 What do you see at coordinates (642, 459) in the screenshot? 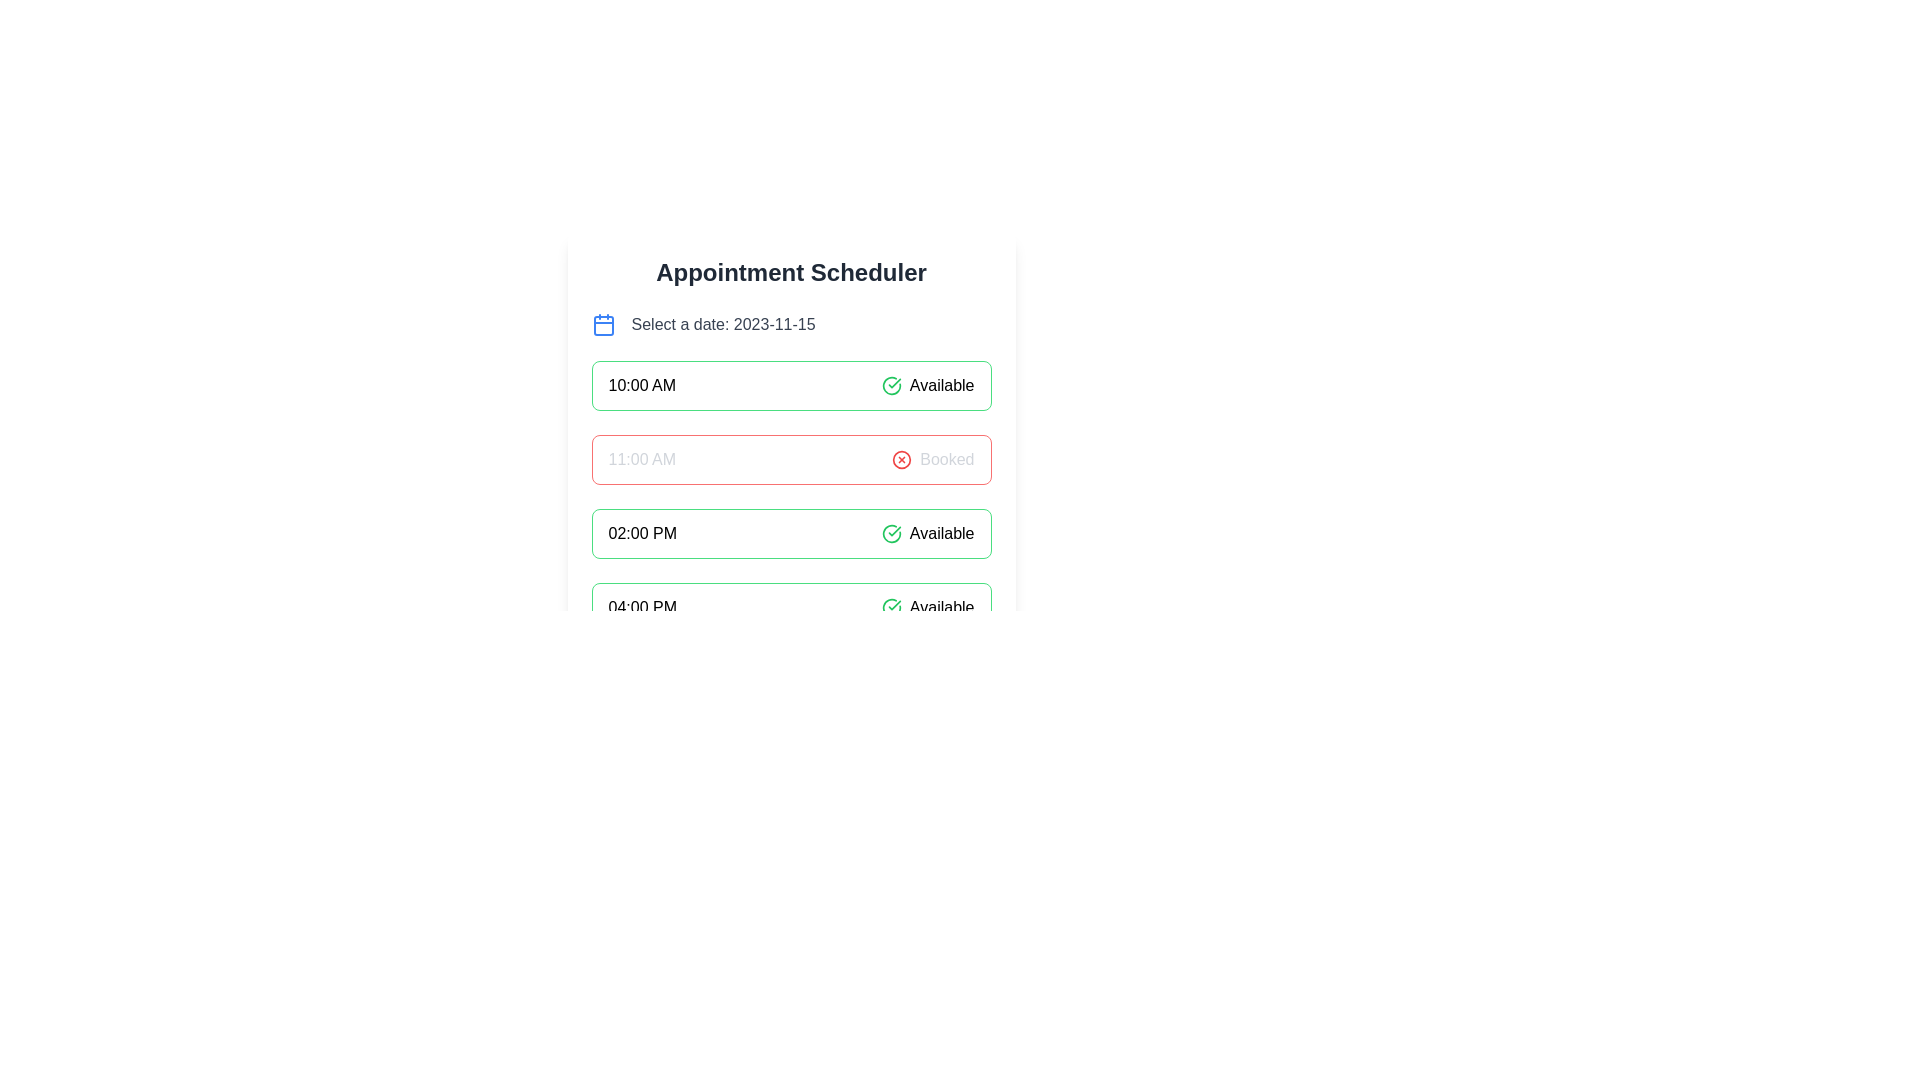
I see `the static text label indicating the time slot '11:00 AM' in the scheduler interface, which is located within a card component and is positioned near the top left of the card, adjacent to other elements like the 'Booked' label` at bounding box center [642, 459].